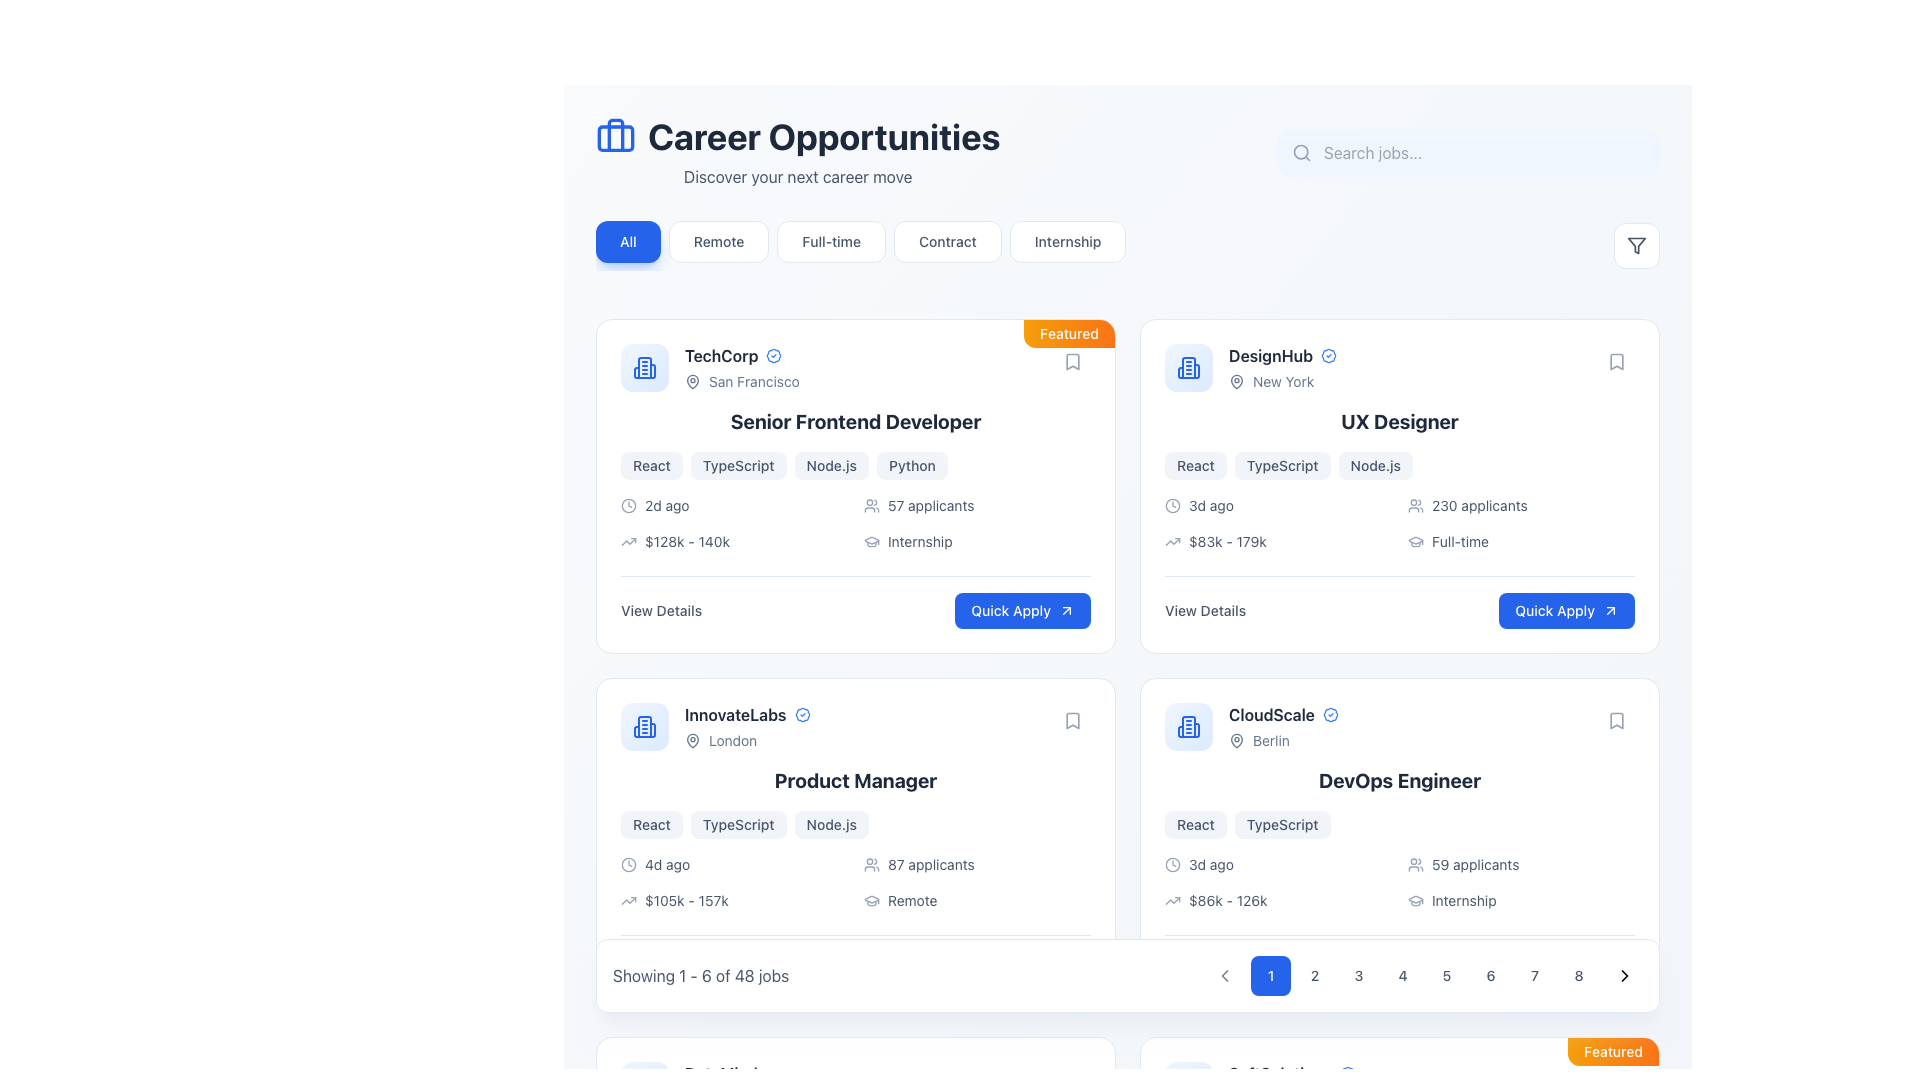 The height and width of the screenshot is (1080, 1920). What do you see at coordinates (1636, 245) in the screenshot?
I see `the small filter icon styled as a trapezoidal funnel located in the top-right corner of the interface` at bounding box center [1636, 245].